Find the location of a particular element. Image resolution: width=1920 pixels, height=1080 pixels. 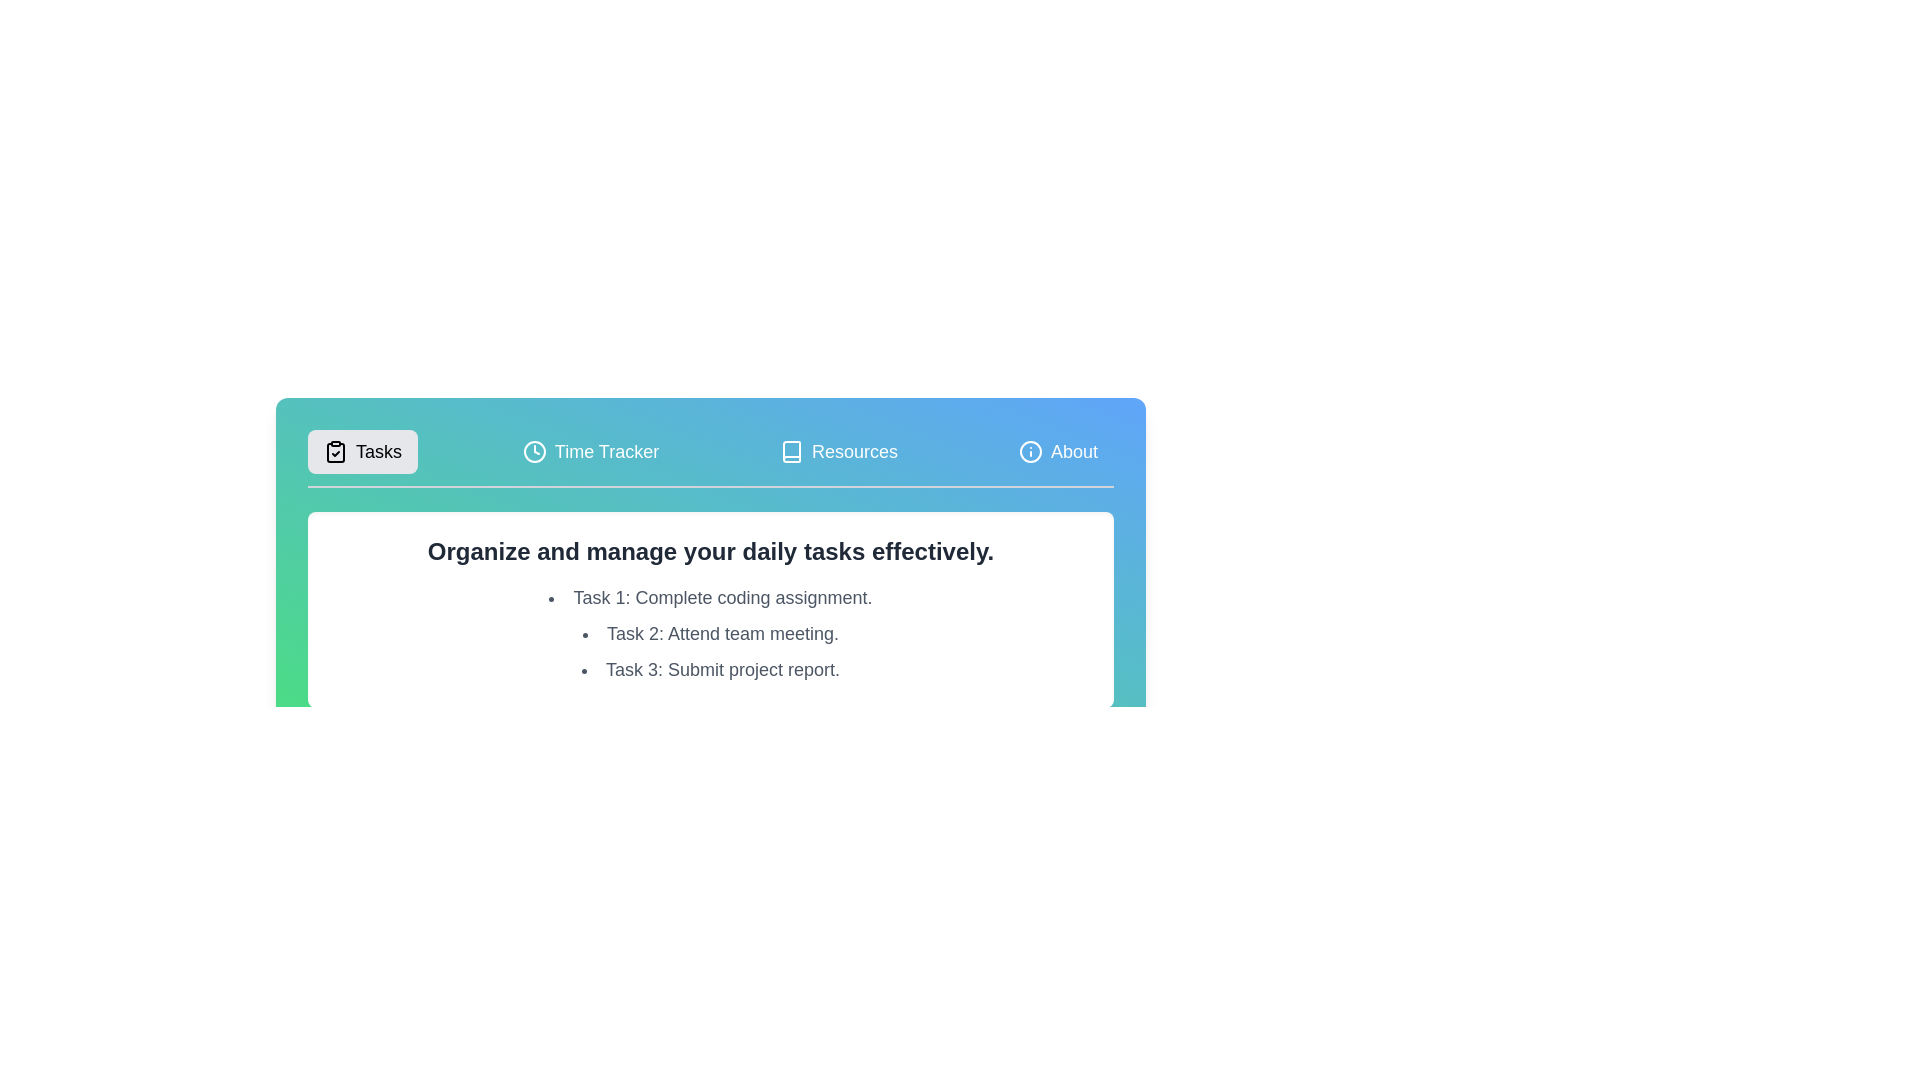

the tab labeled Time Tracker is located at coordinates (589, 451).